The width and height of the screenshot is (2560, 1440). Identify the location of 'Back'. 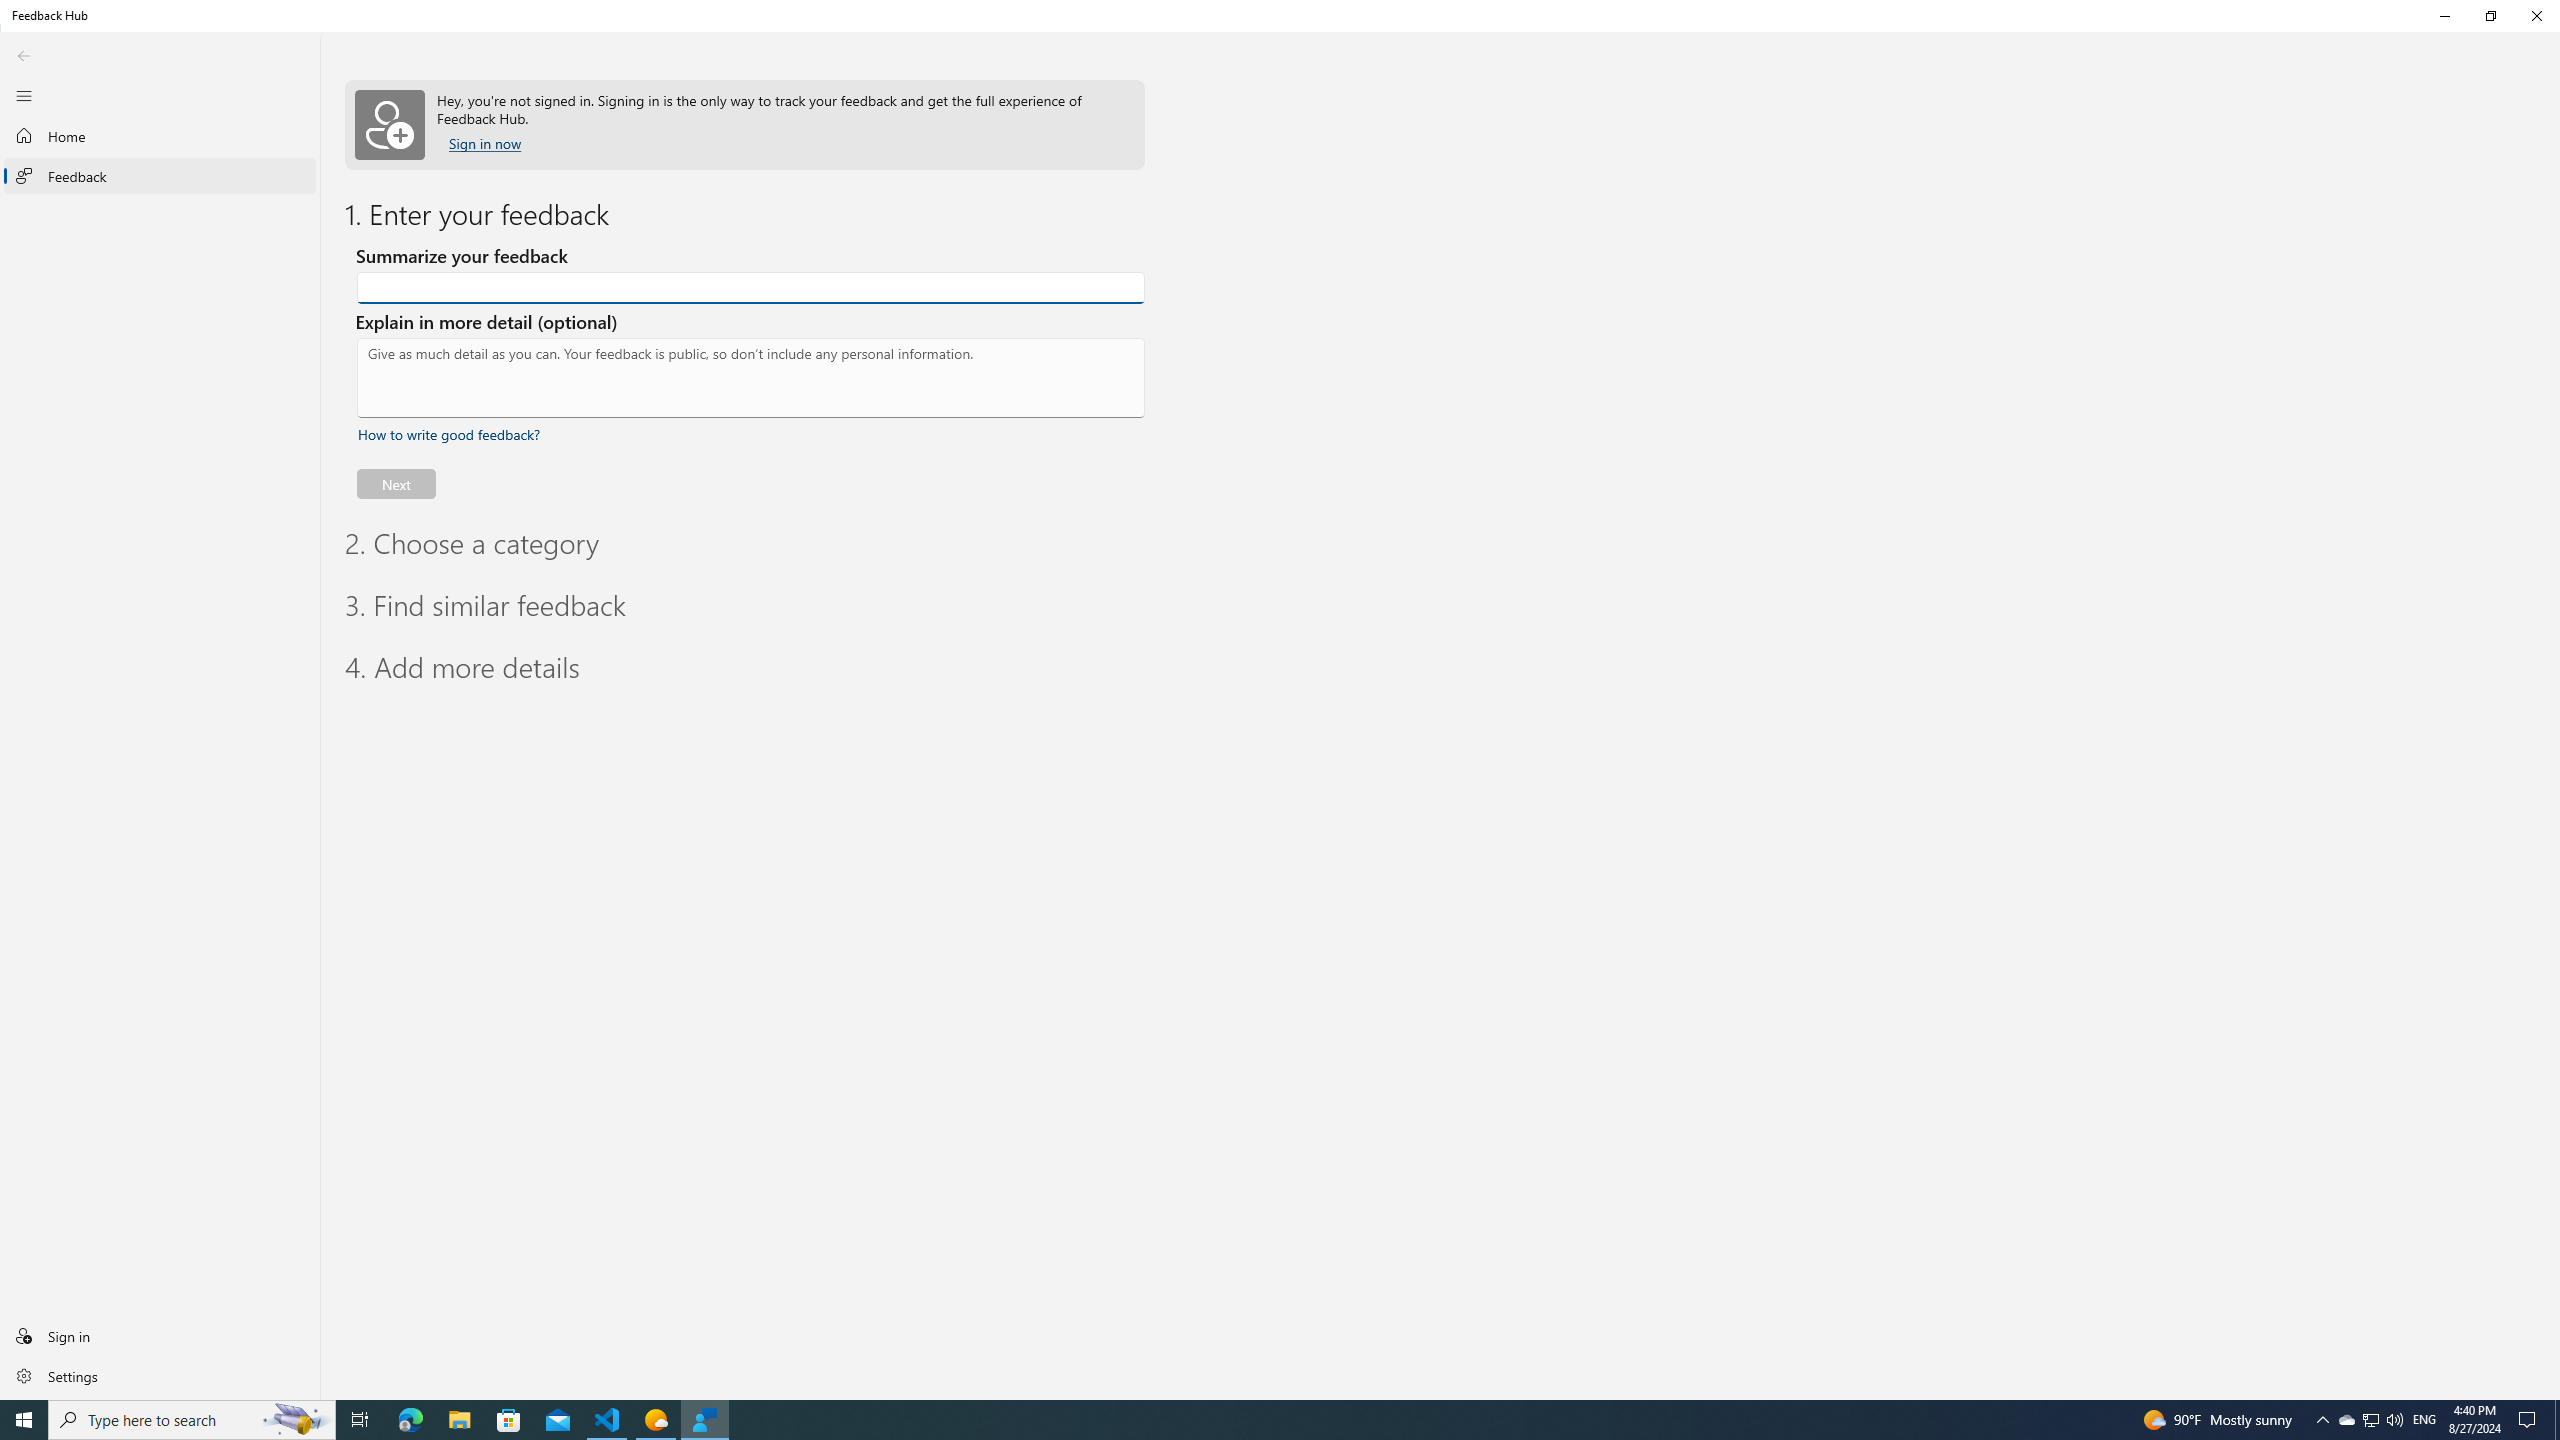
(24, 54).